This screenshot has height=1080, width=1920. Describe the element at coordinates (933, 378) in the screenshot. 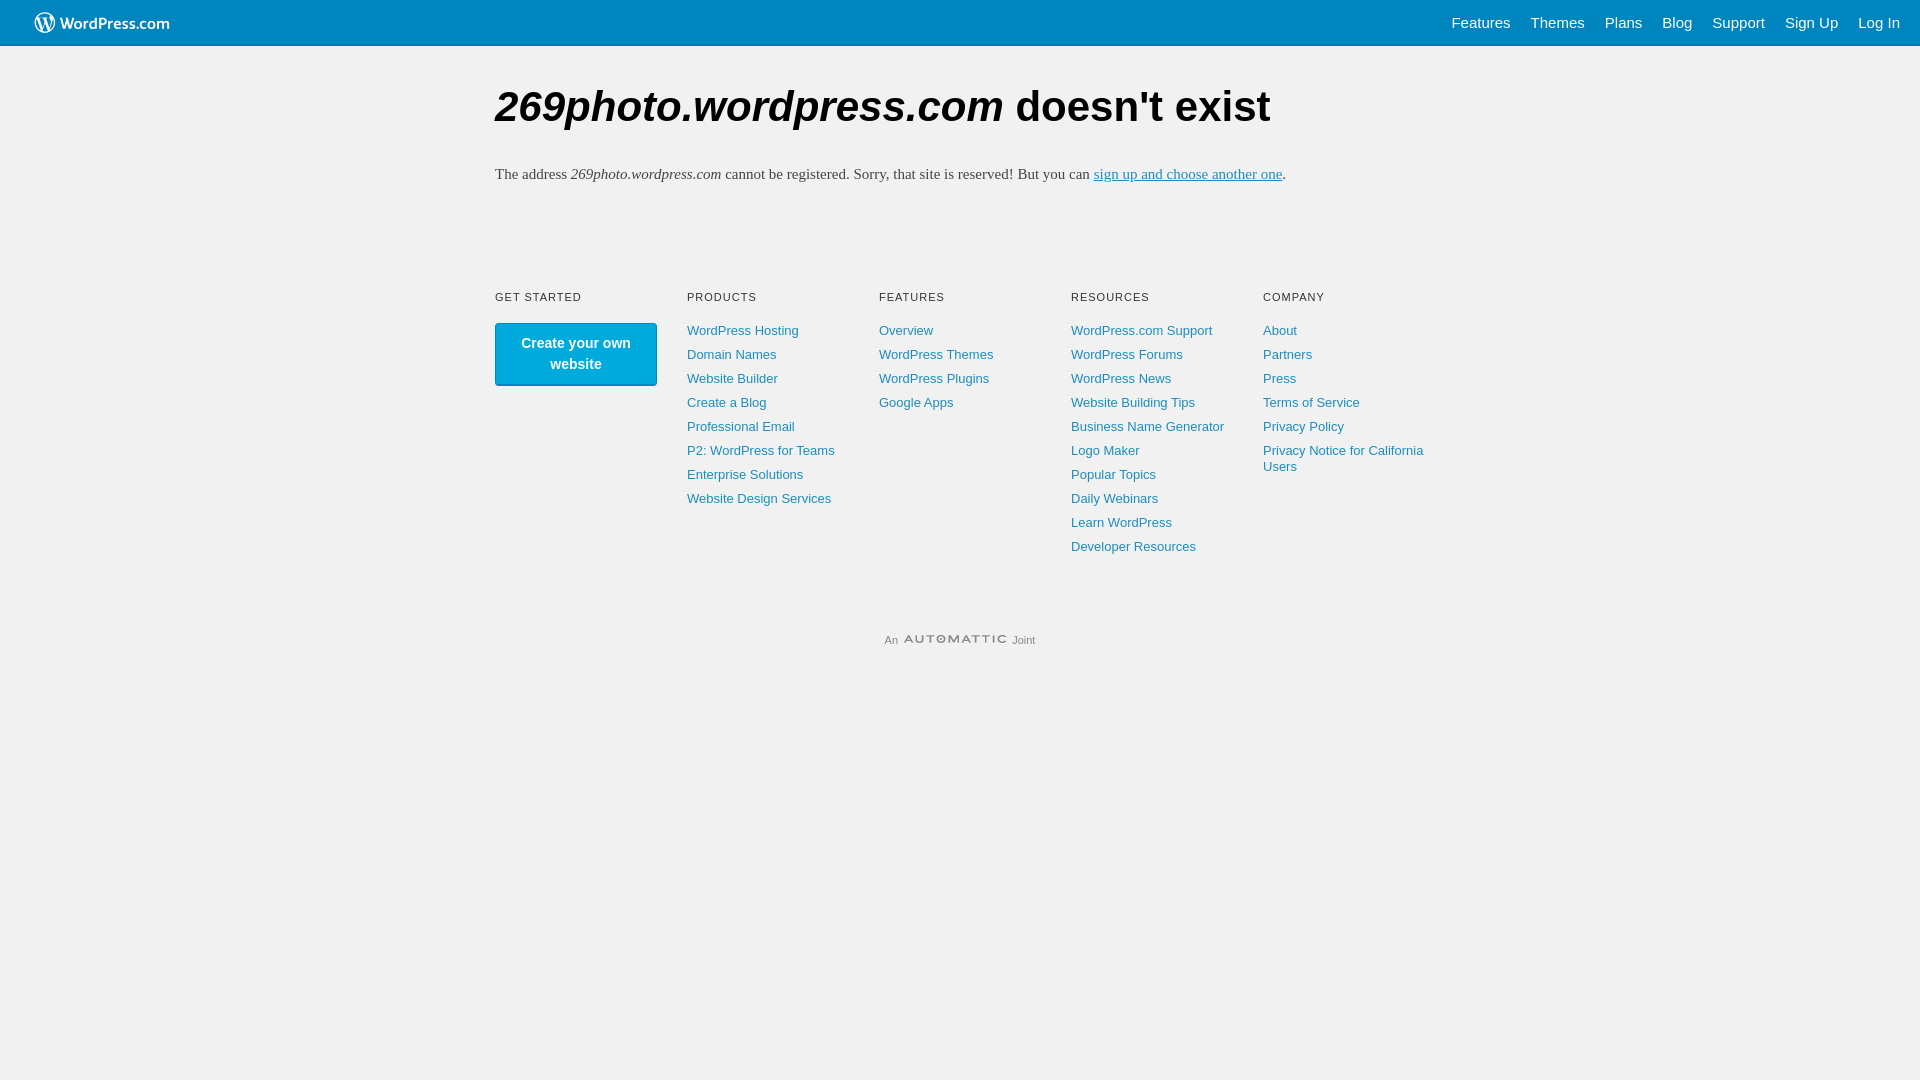

I see `'WordPress Plugins'` at that location.